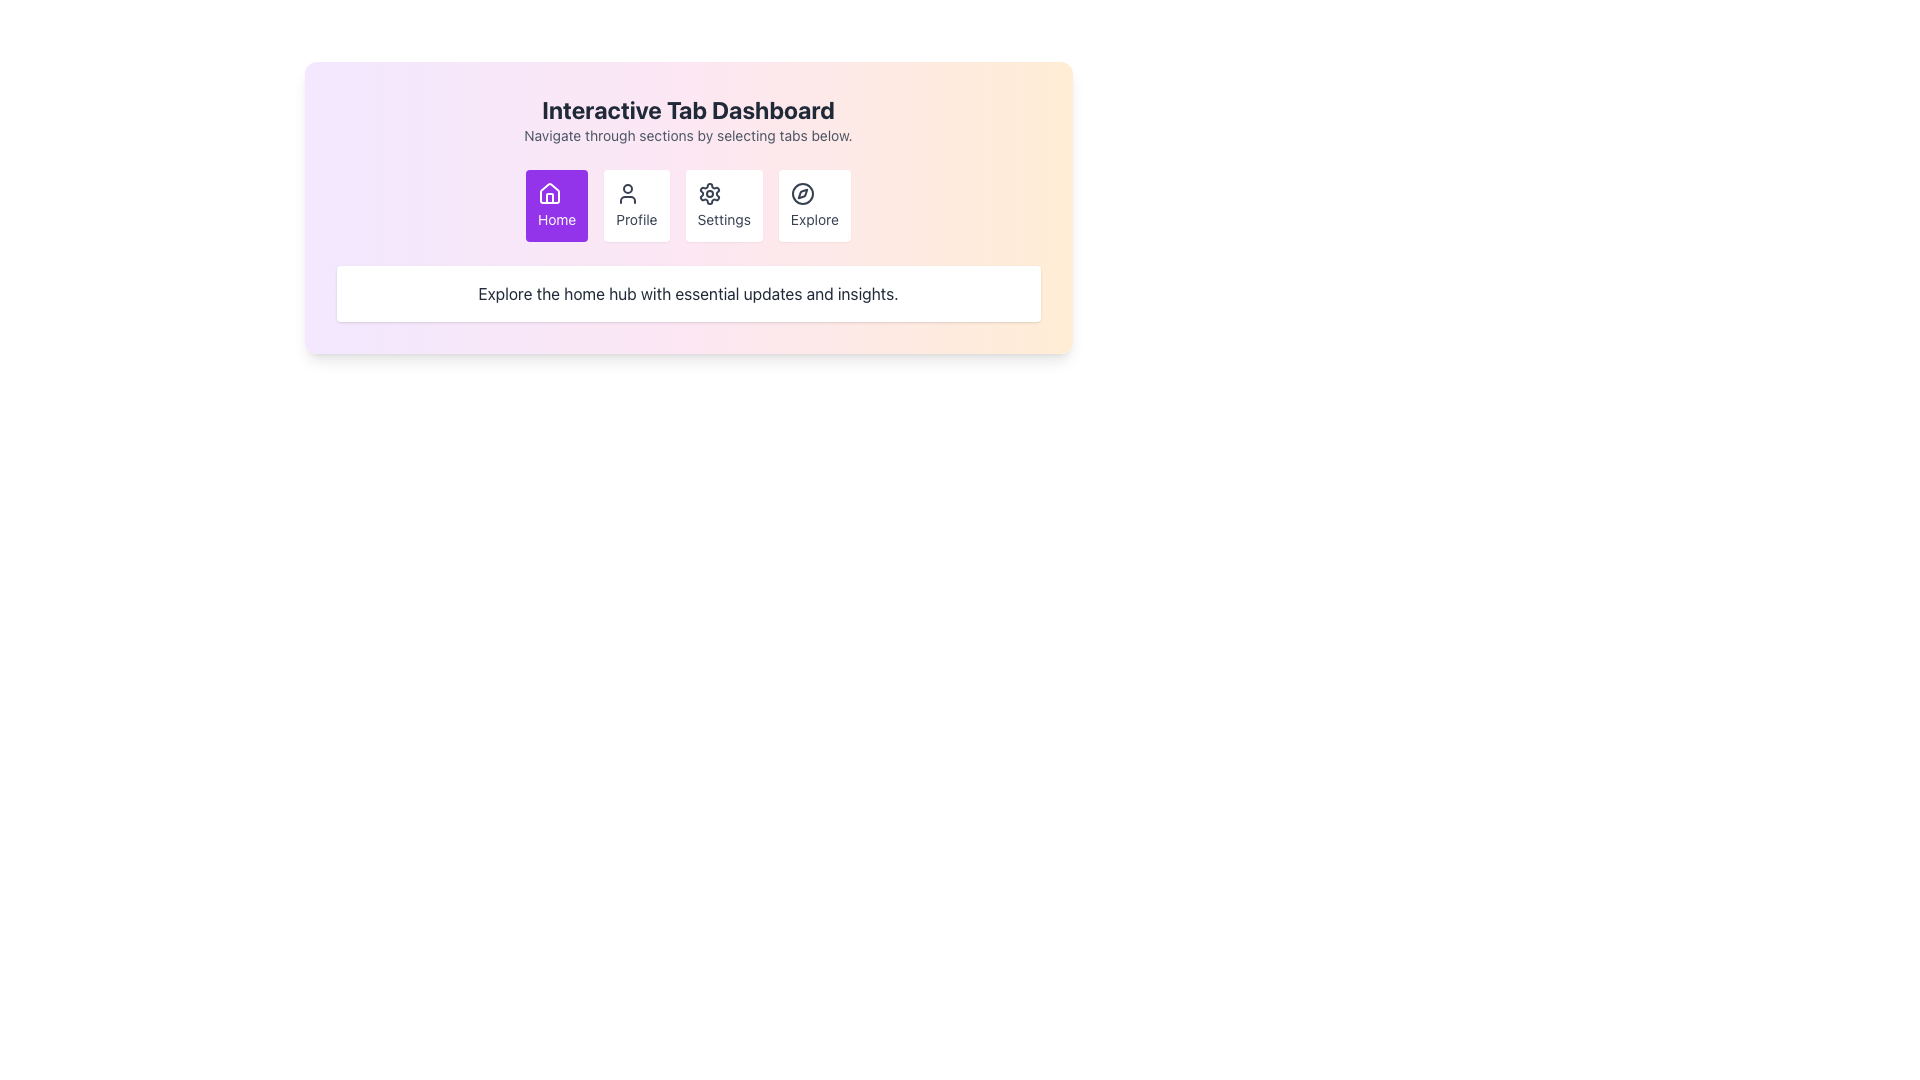 The image size is (1920, 1080). Describe the element at coordinates (709, 193) in the screenshot. I see `the gear icon representing the 'Settings' functionality, which is the third button in a horizontal row of four buttons` at that location.